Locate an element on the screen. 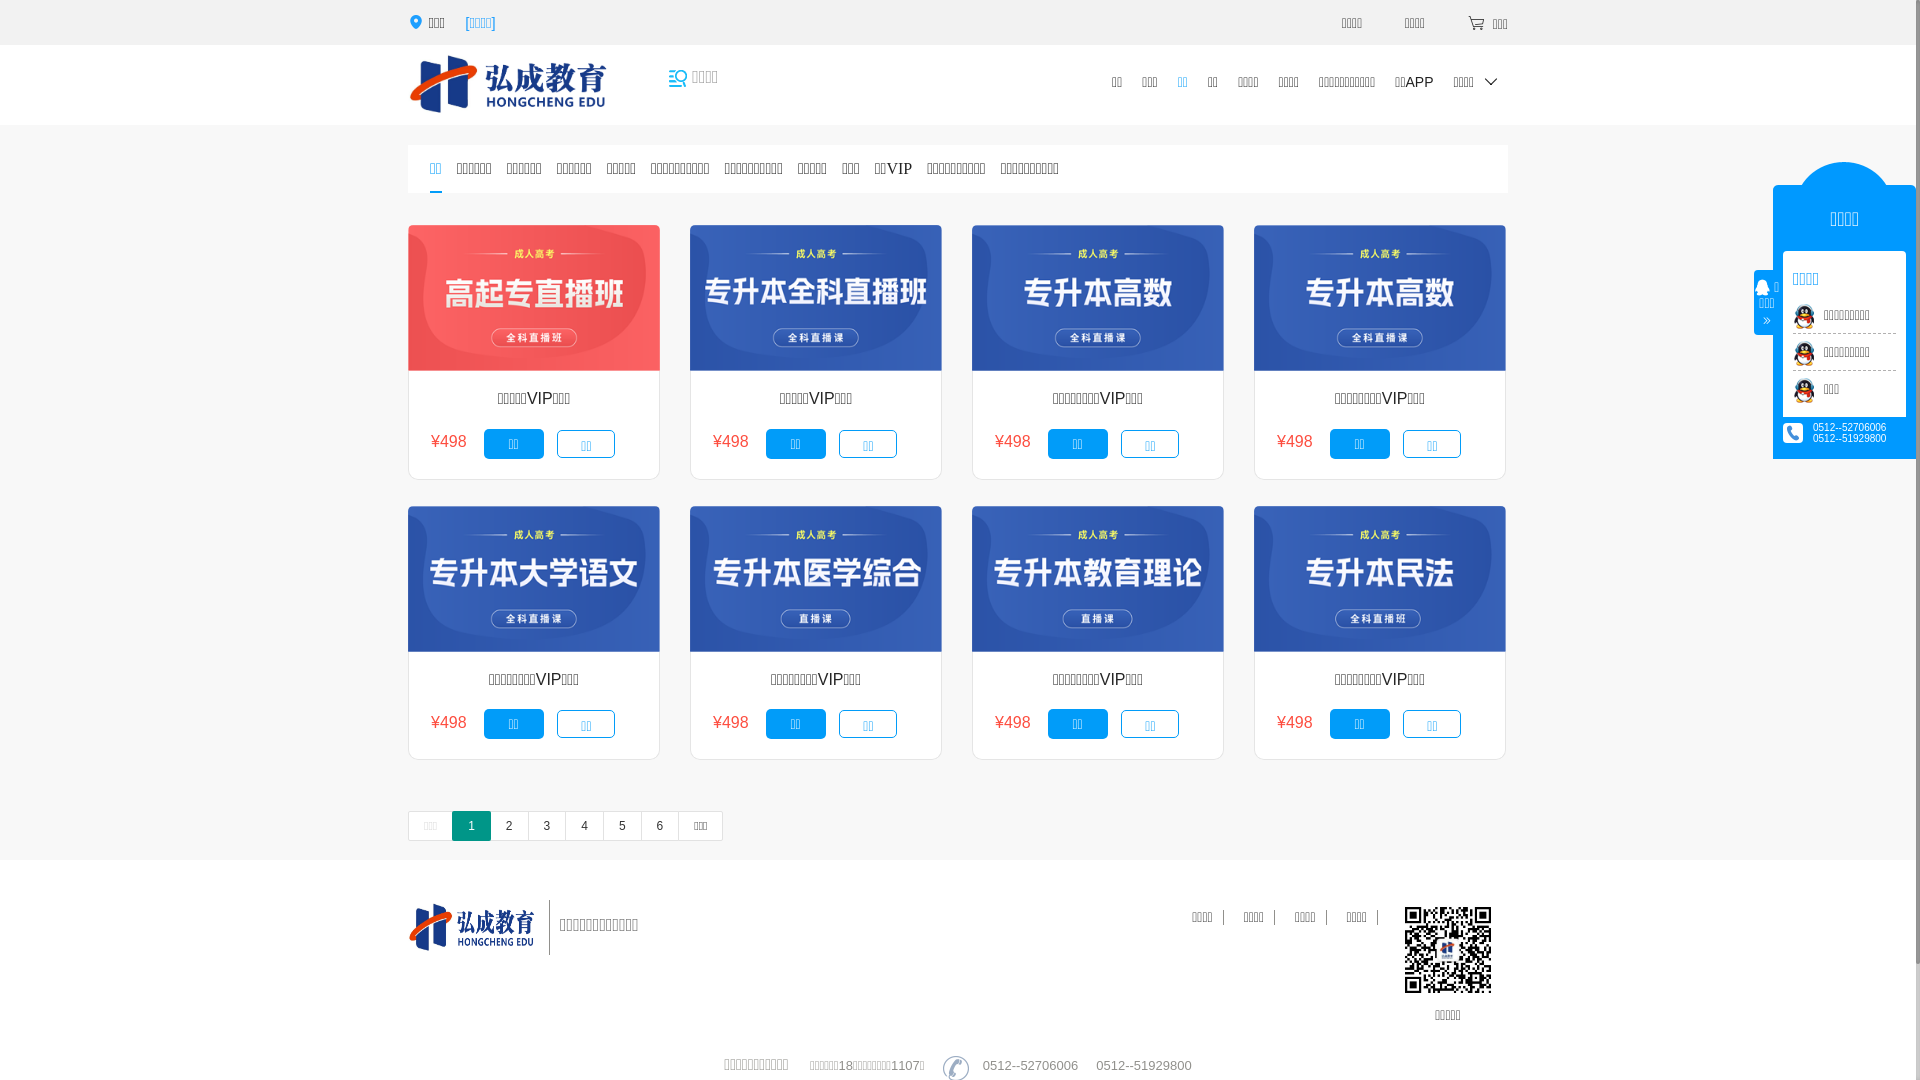  '6' is located at coordinates (660, 825).